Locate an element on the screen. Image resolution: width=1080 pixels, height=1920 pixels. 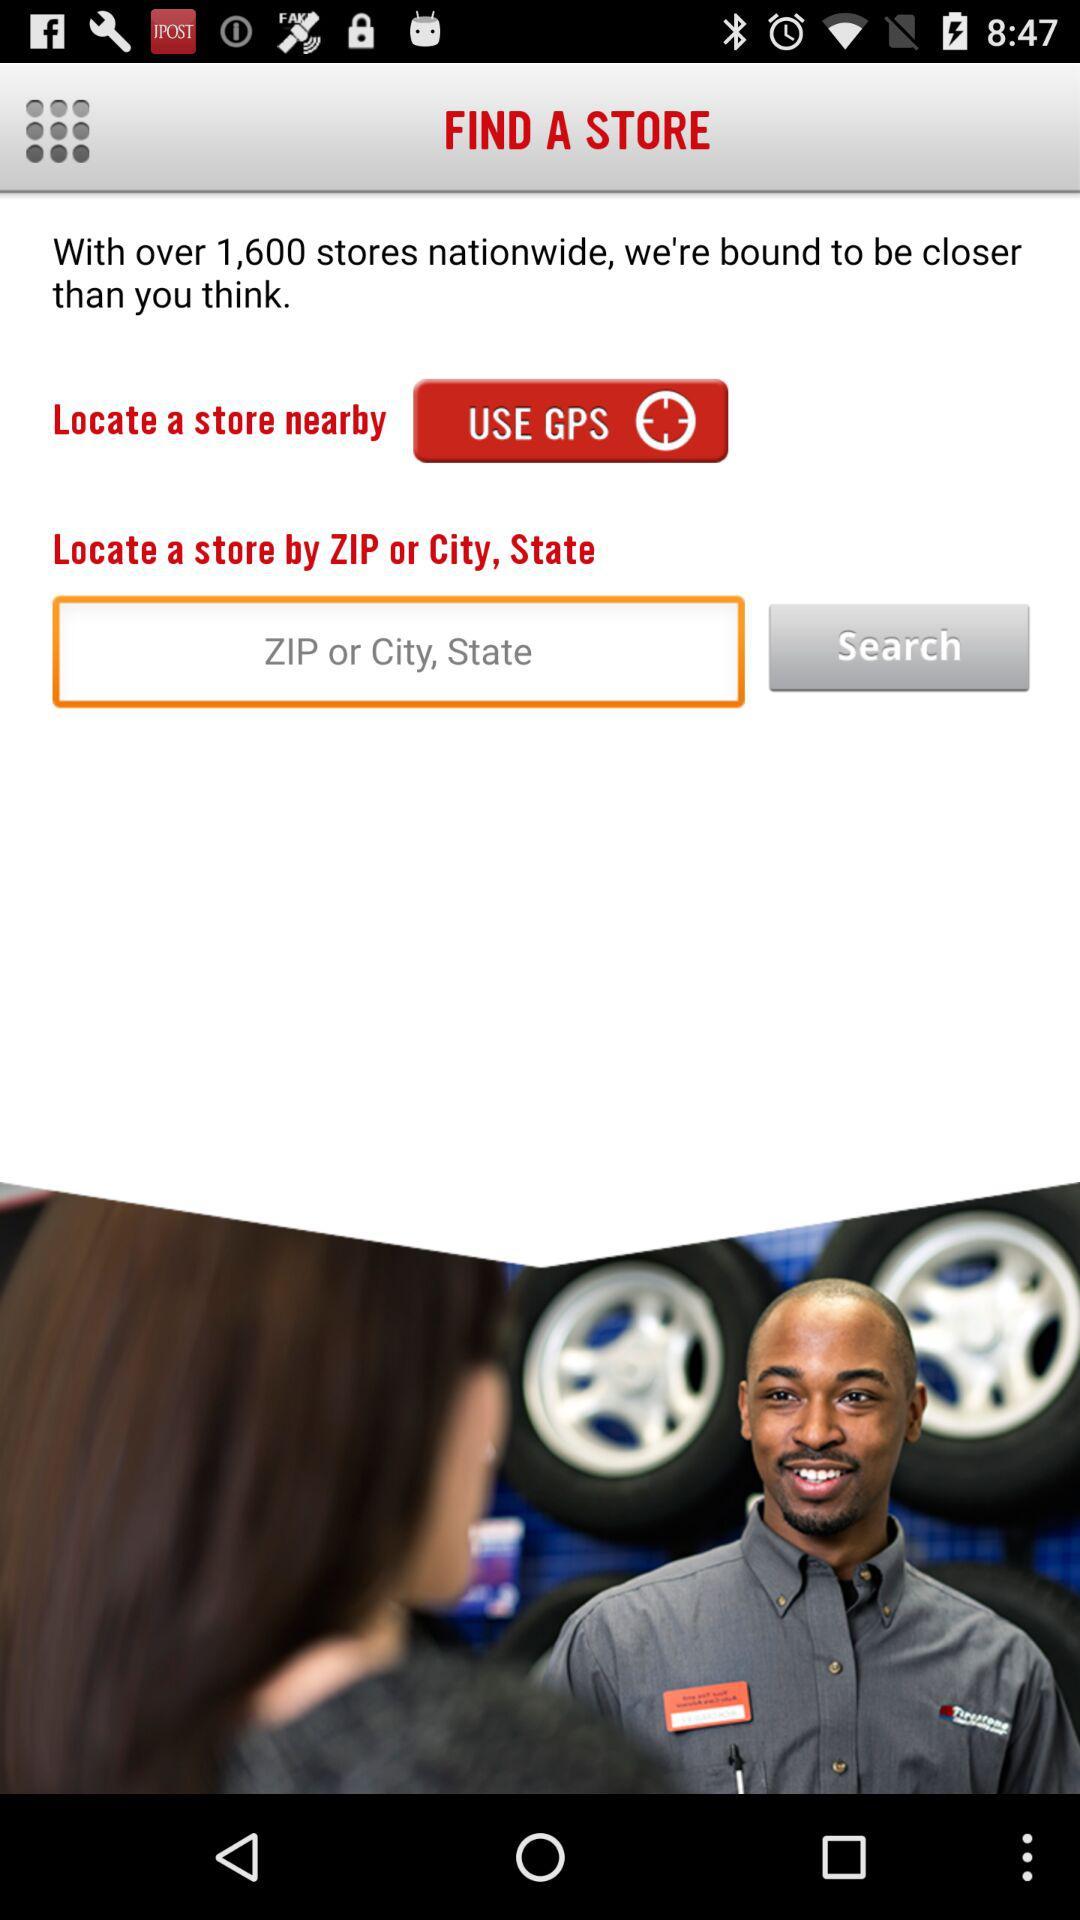
zip or city state is located at coordinates (398, 657).